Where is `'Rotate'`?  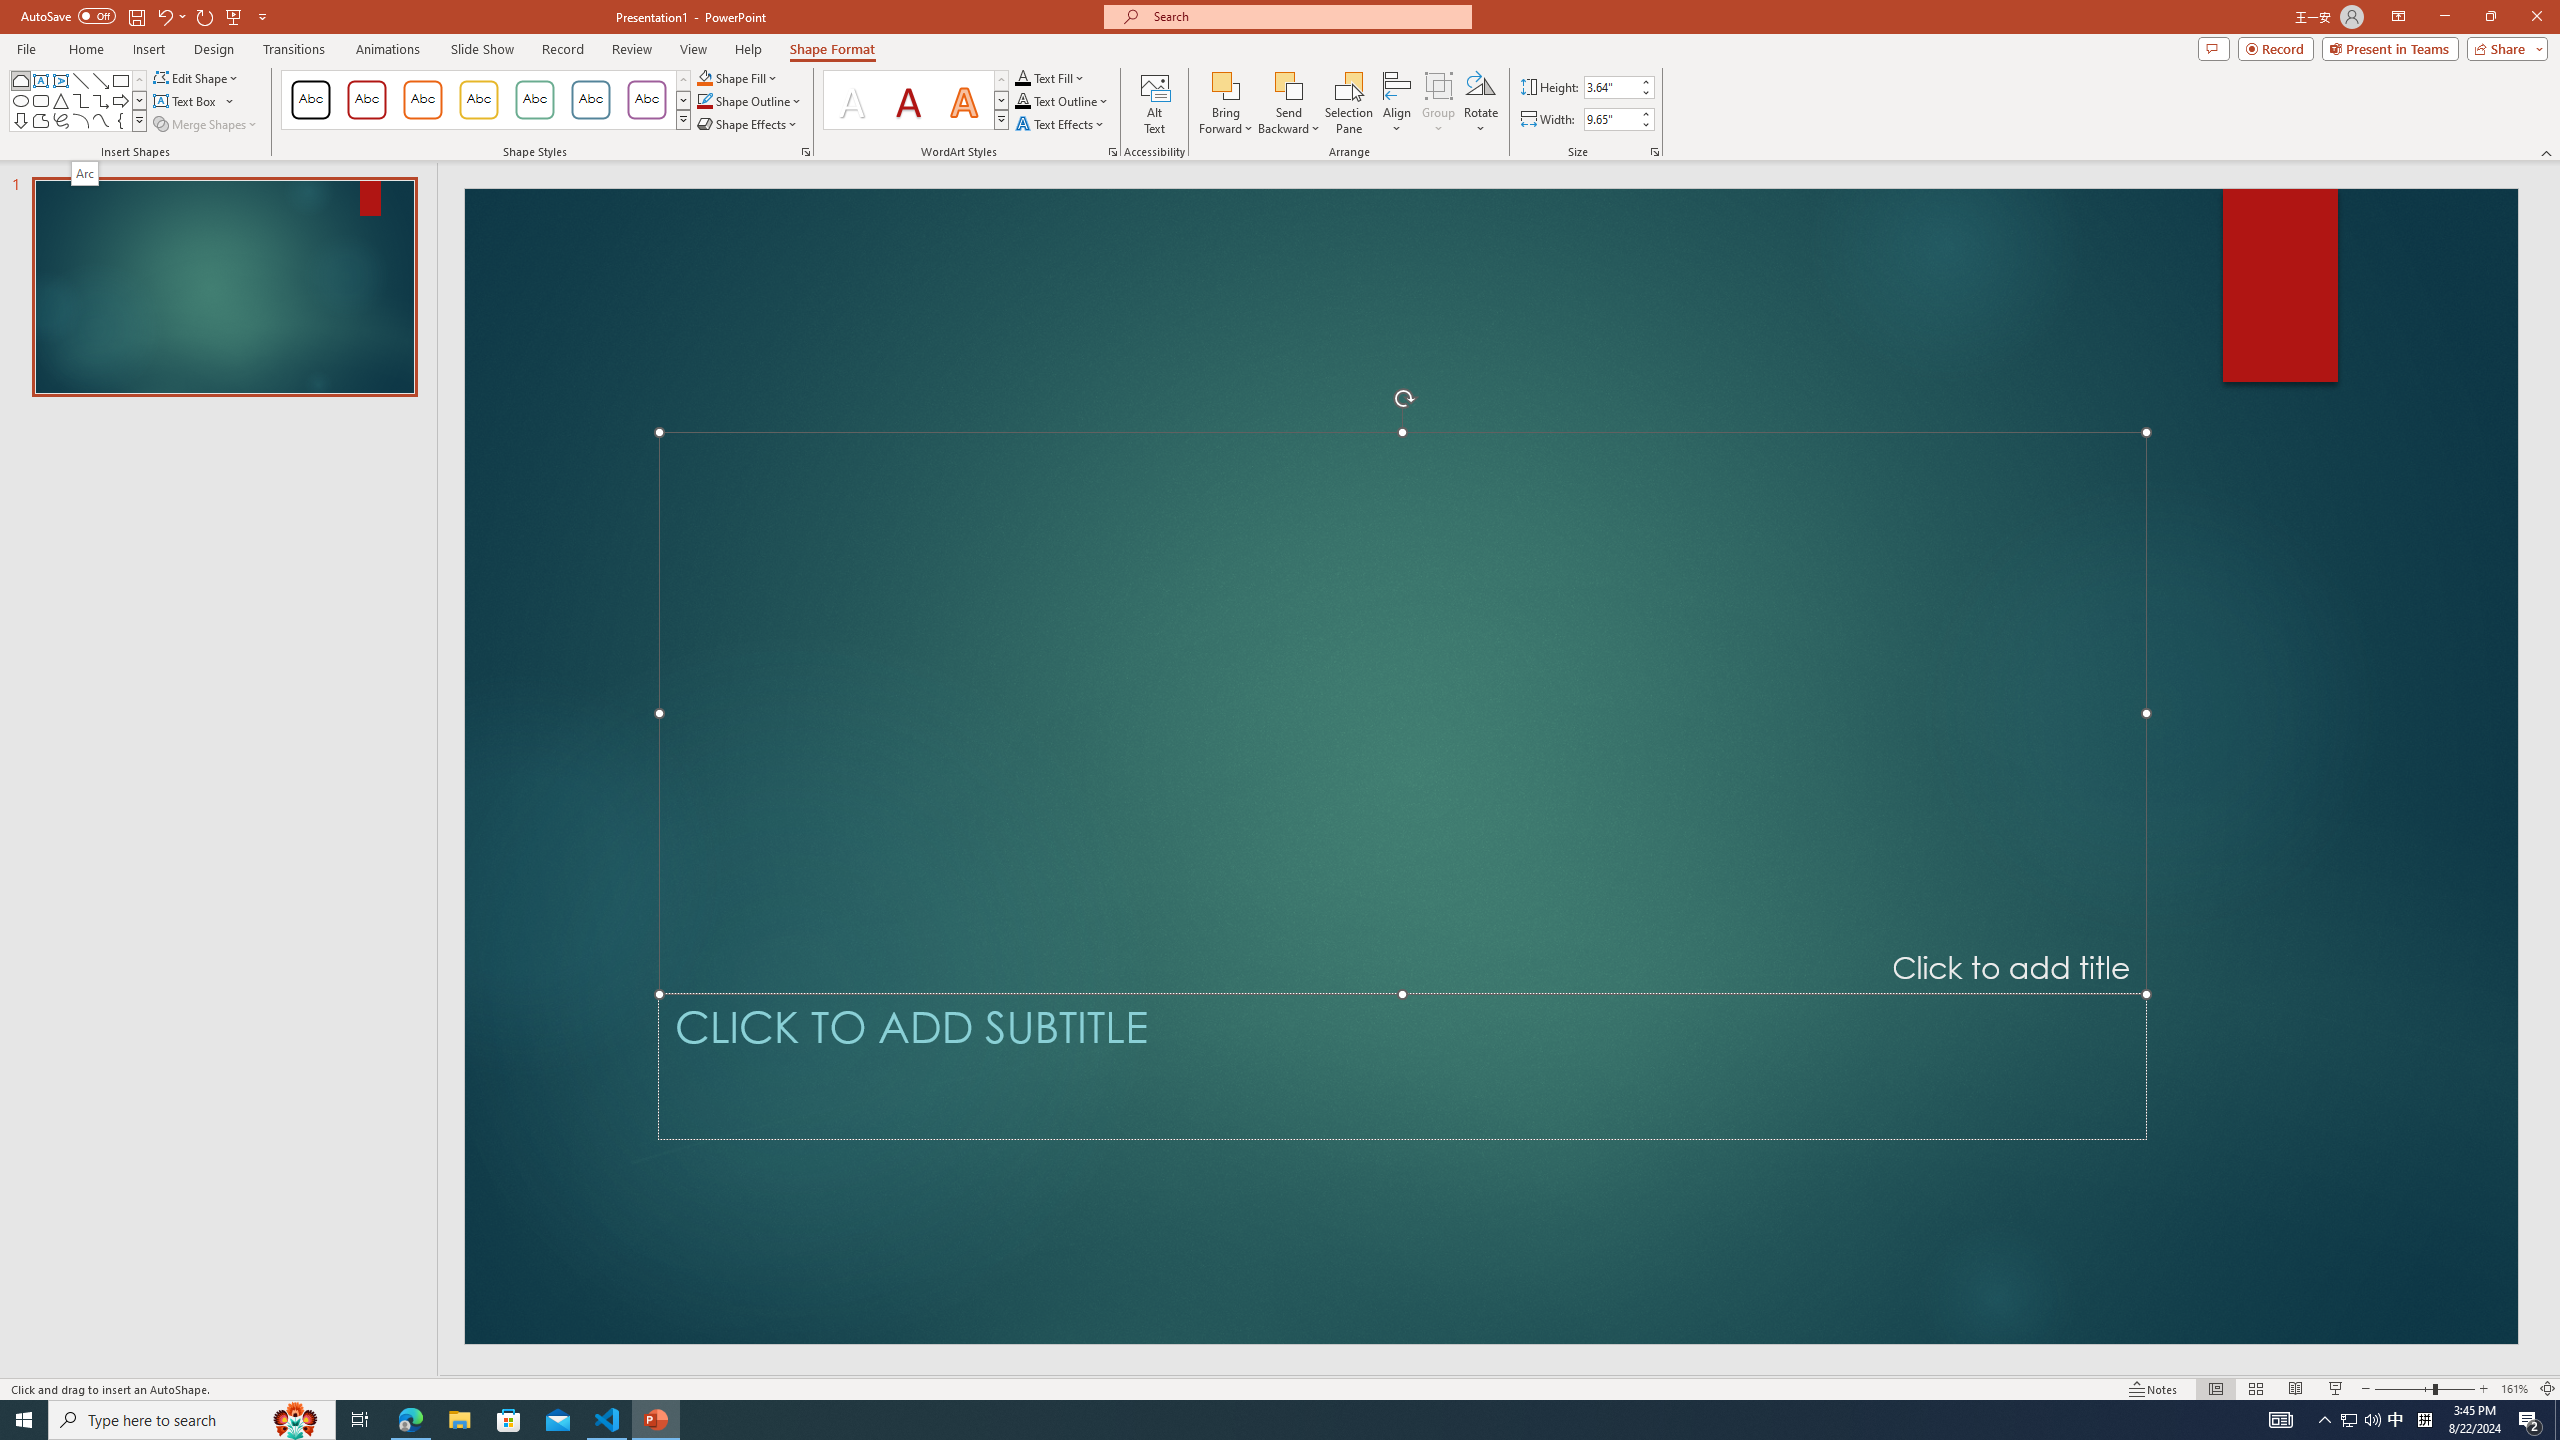
'Rotate' is located at coordinates (1479, 103).